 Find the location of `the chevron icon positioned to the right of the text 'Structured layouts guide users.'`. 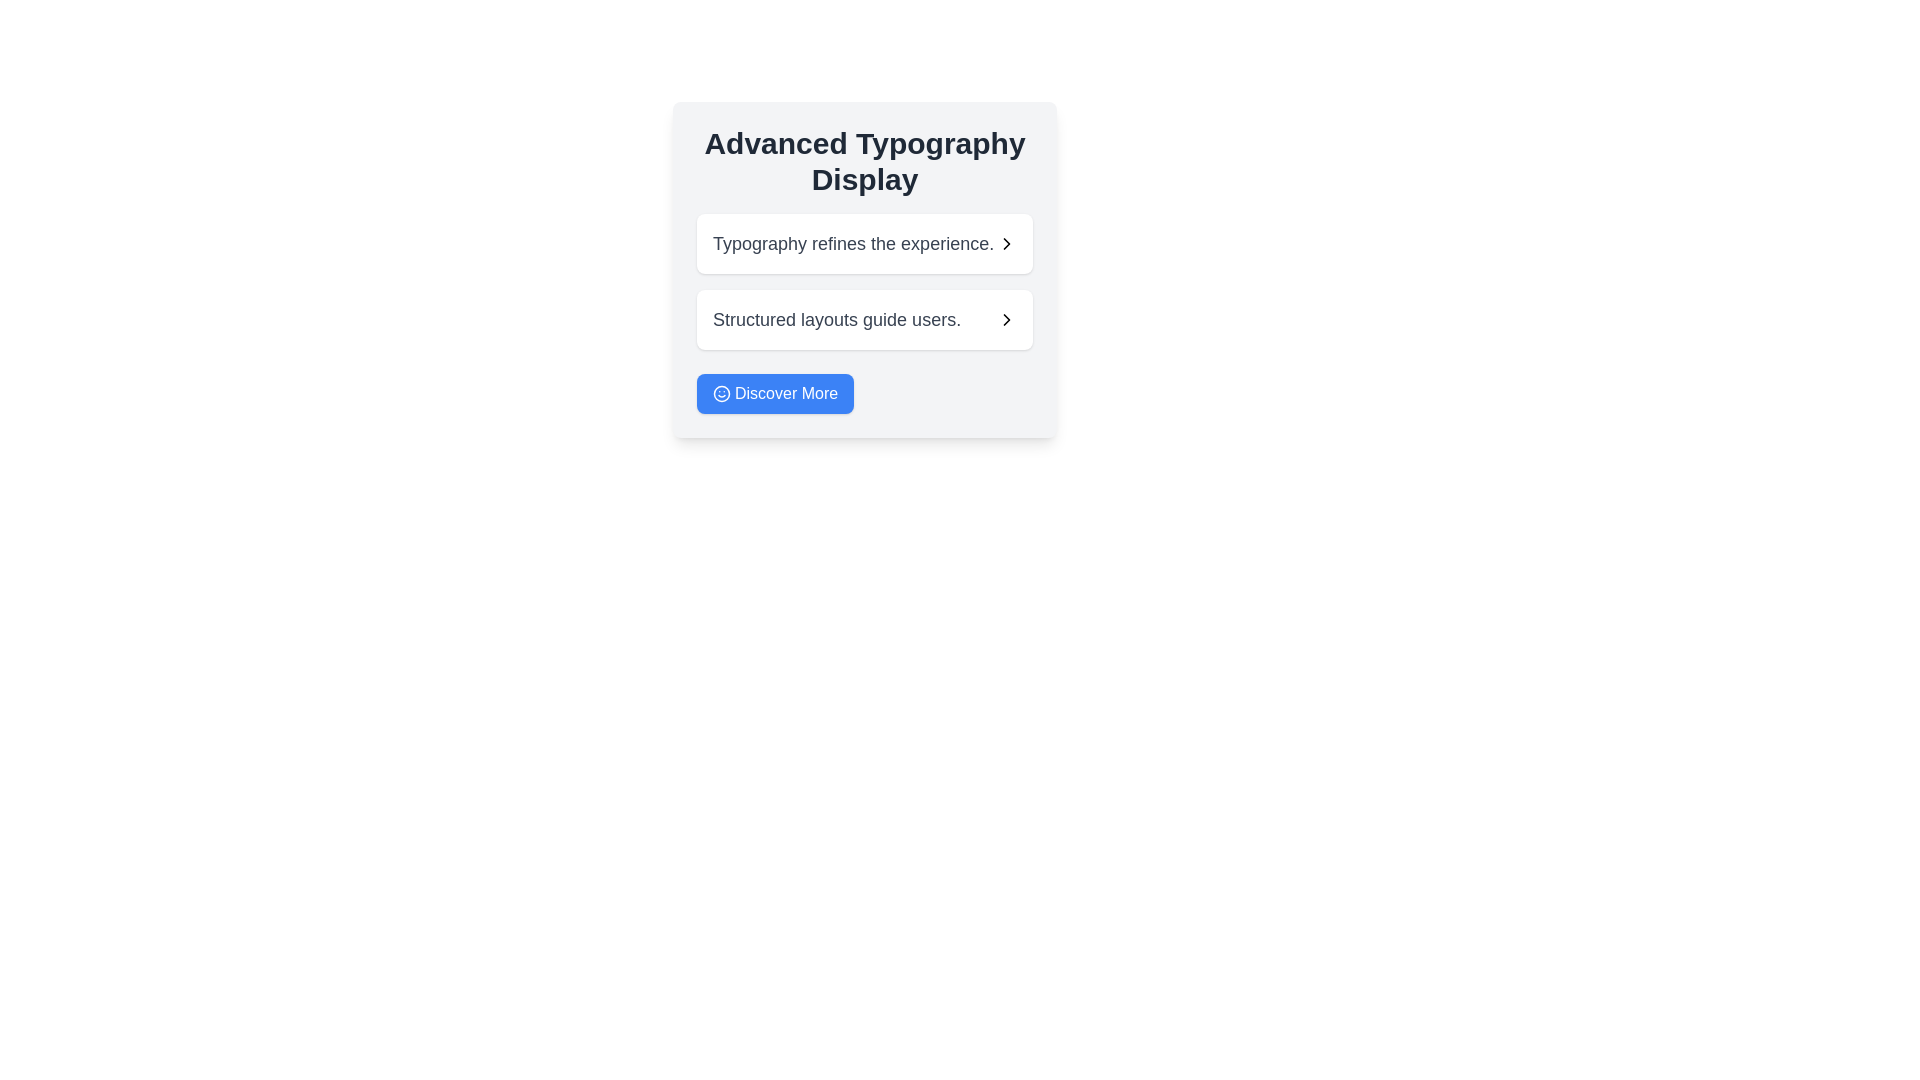

the chevron icon positioned to the right of the text 'Structured layouts guide users.' is located at coordinates (1007, 319).